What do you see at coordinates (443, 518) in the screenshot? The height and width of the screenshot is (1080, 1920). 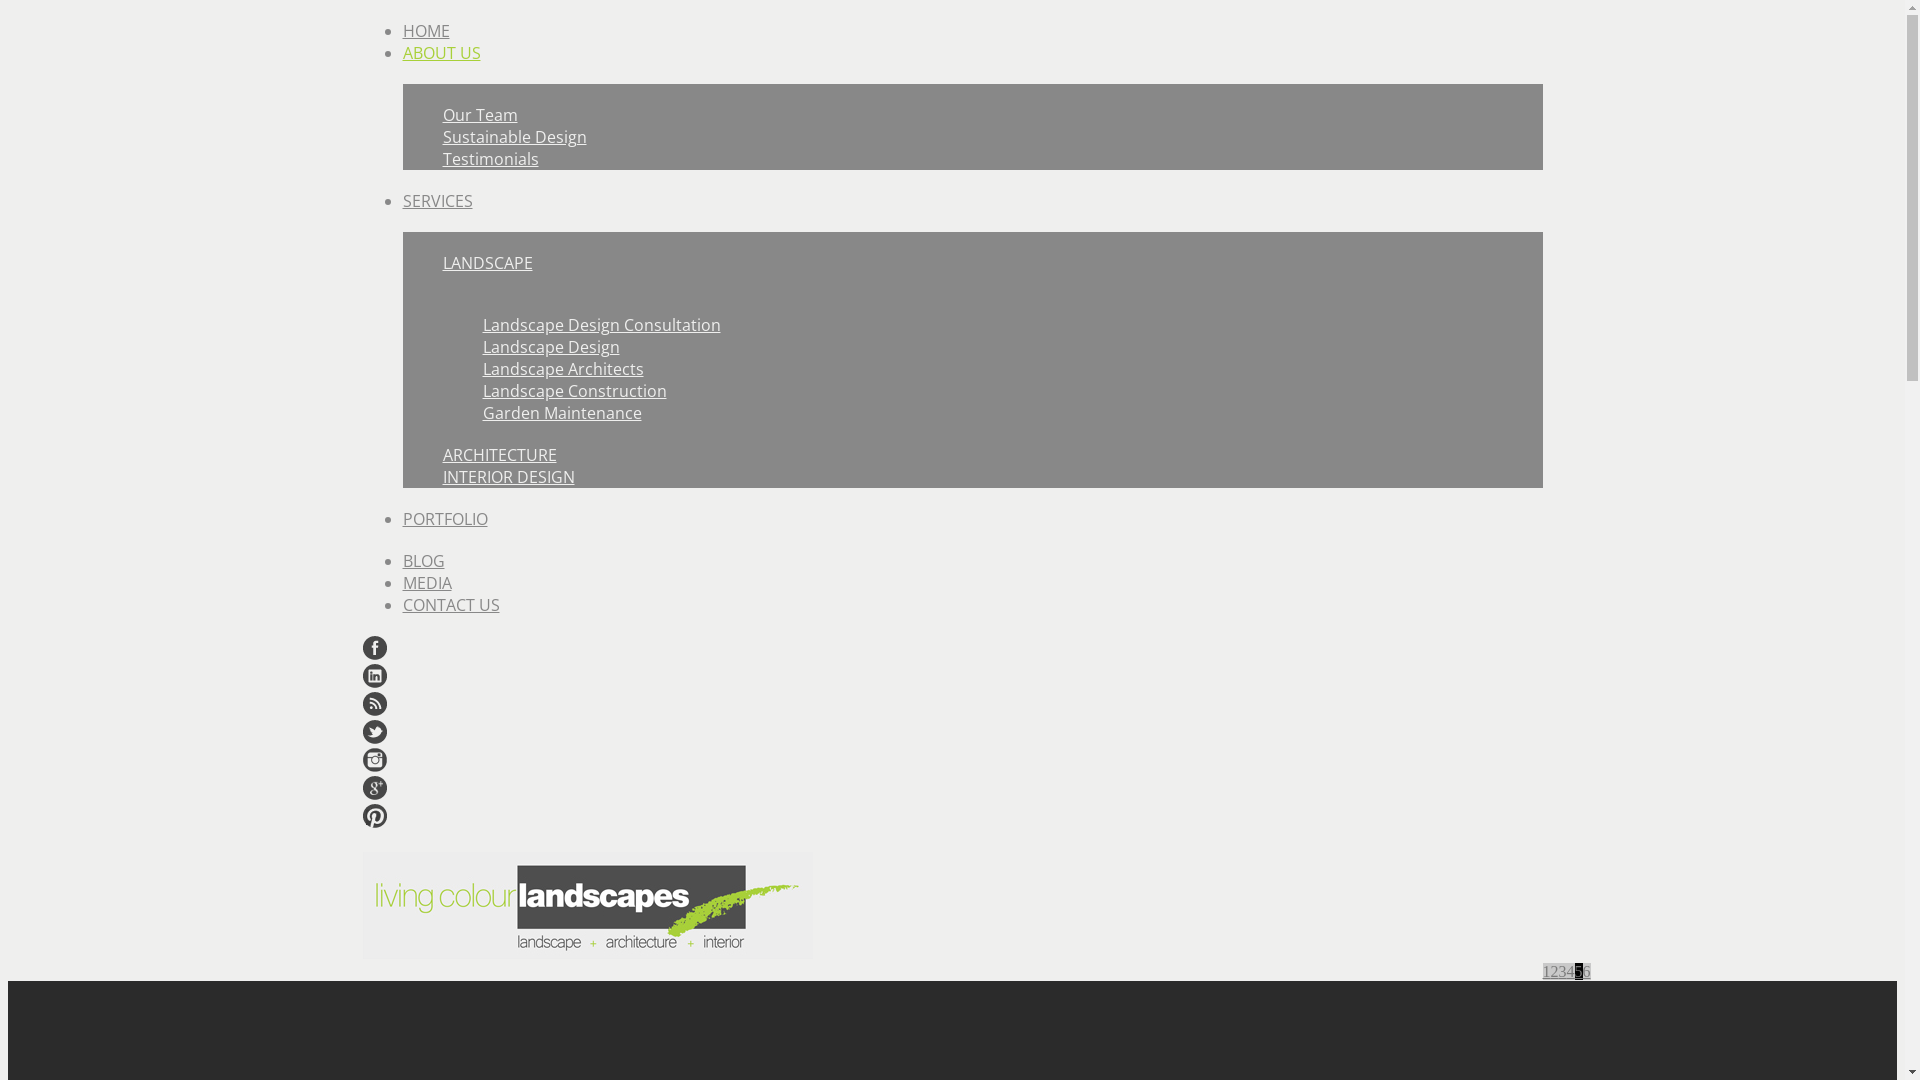 I see `'PORTFOLIO'` at bounding box center [443, 518].